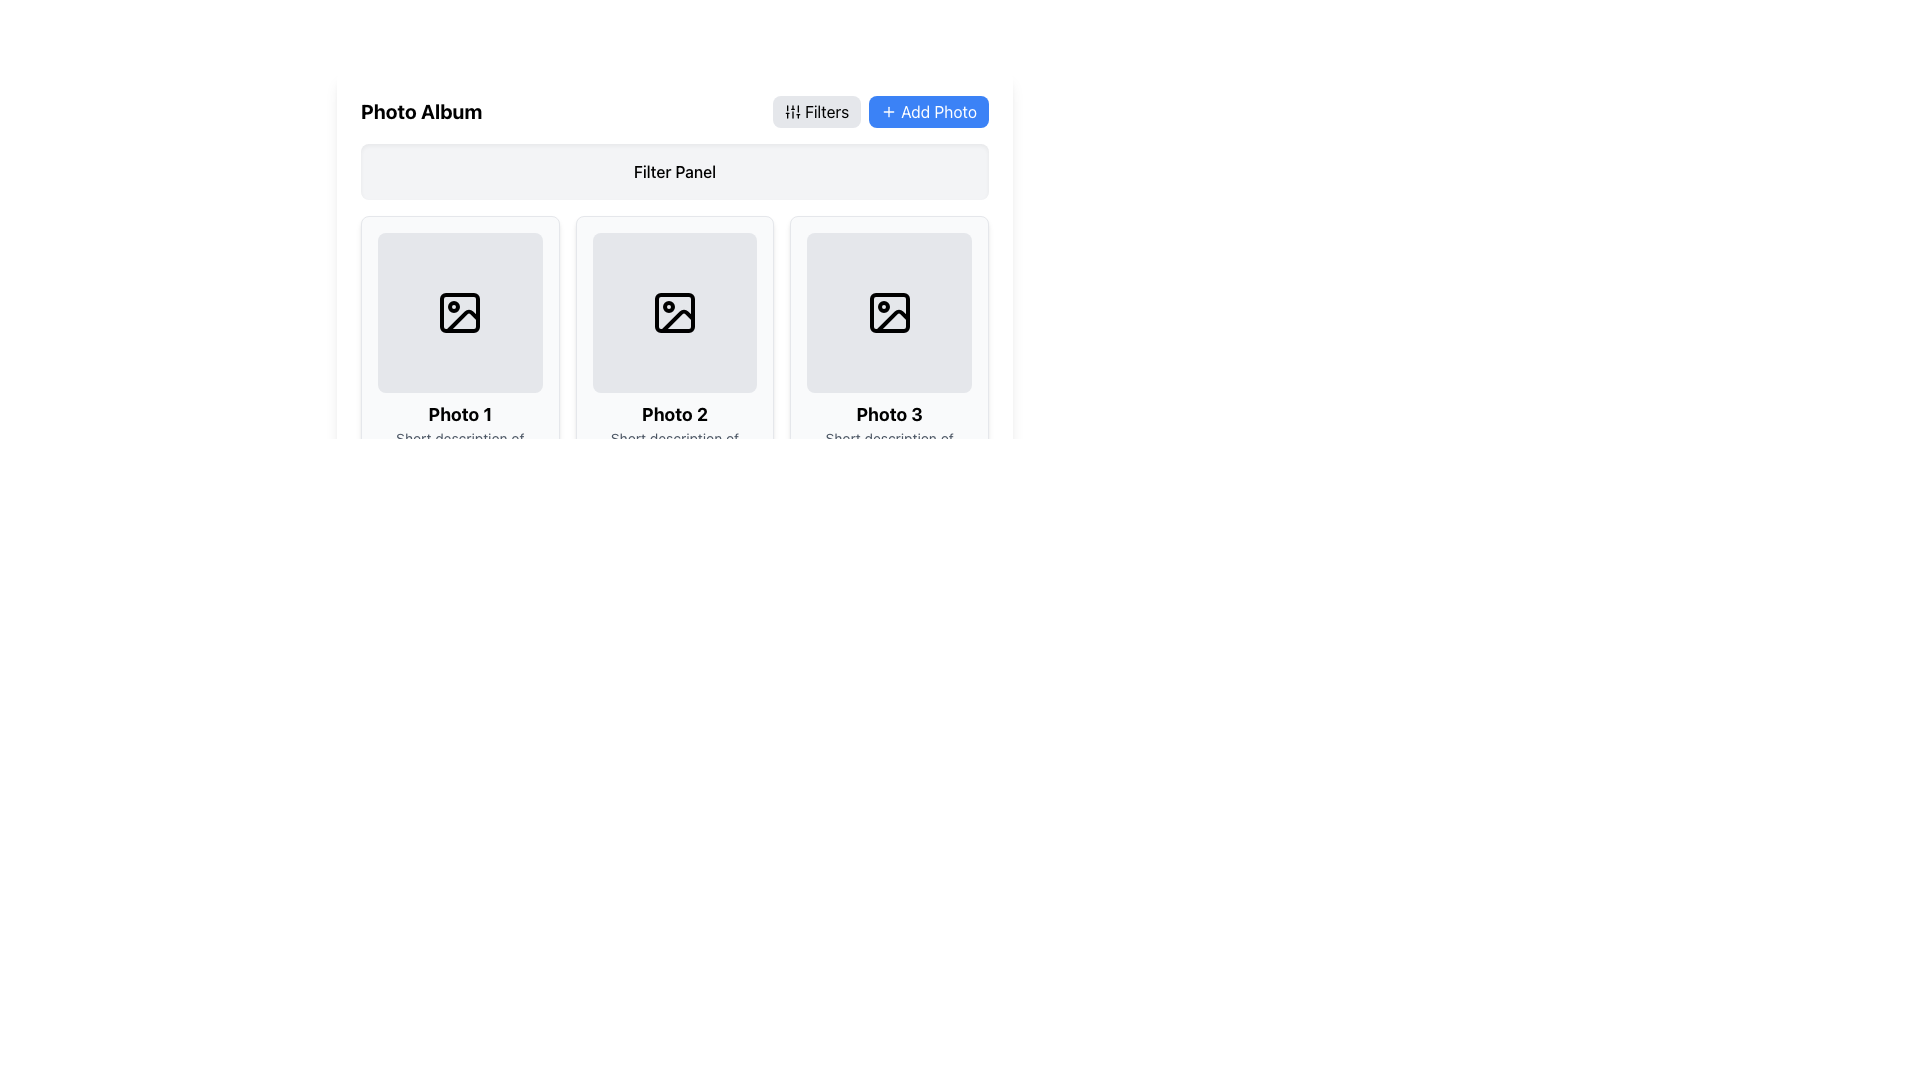  I want to click on the photograph icon located in the top left section of the first card labeled 'Photo 1' under the 'Photo Album' header, so click(459, 312).